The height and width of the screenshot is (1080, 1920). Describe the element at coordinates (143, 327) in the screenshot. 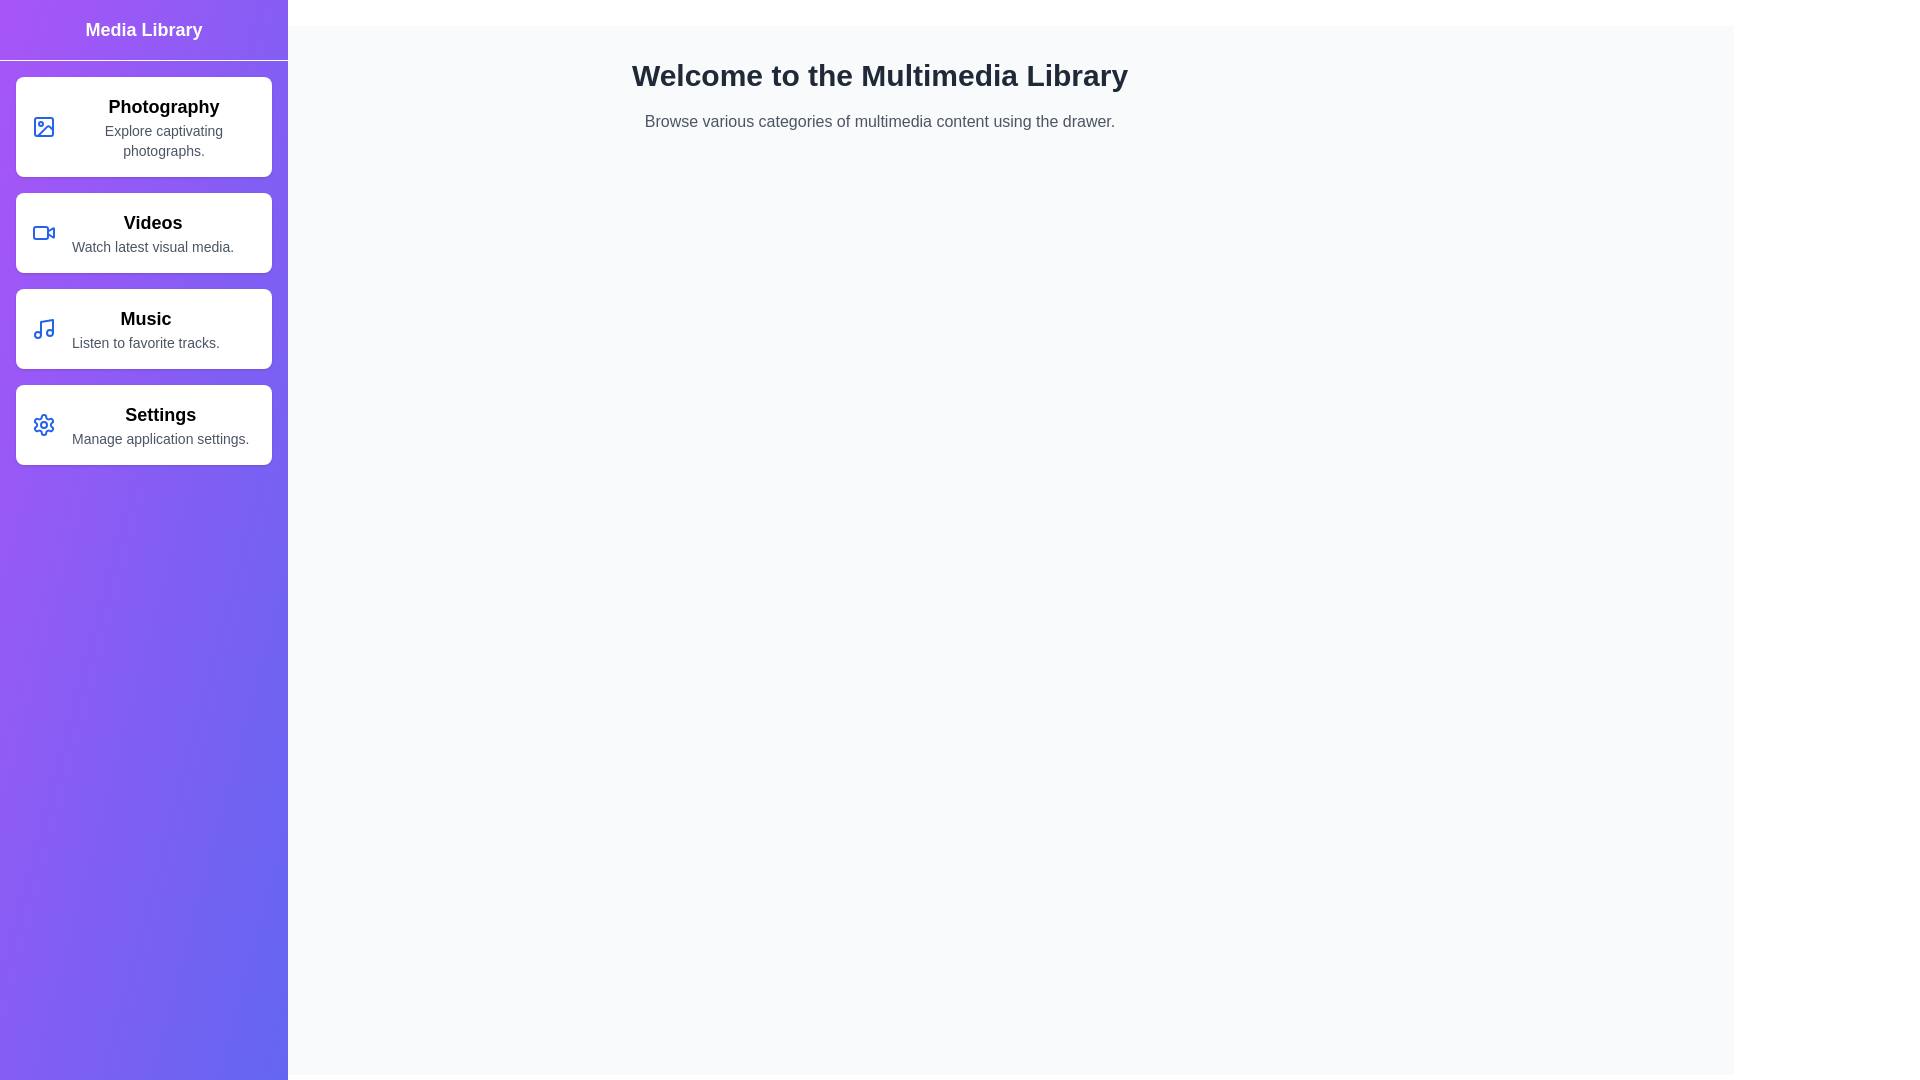

I see `the category item Music to see its hover effect` at that location.